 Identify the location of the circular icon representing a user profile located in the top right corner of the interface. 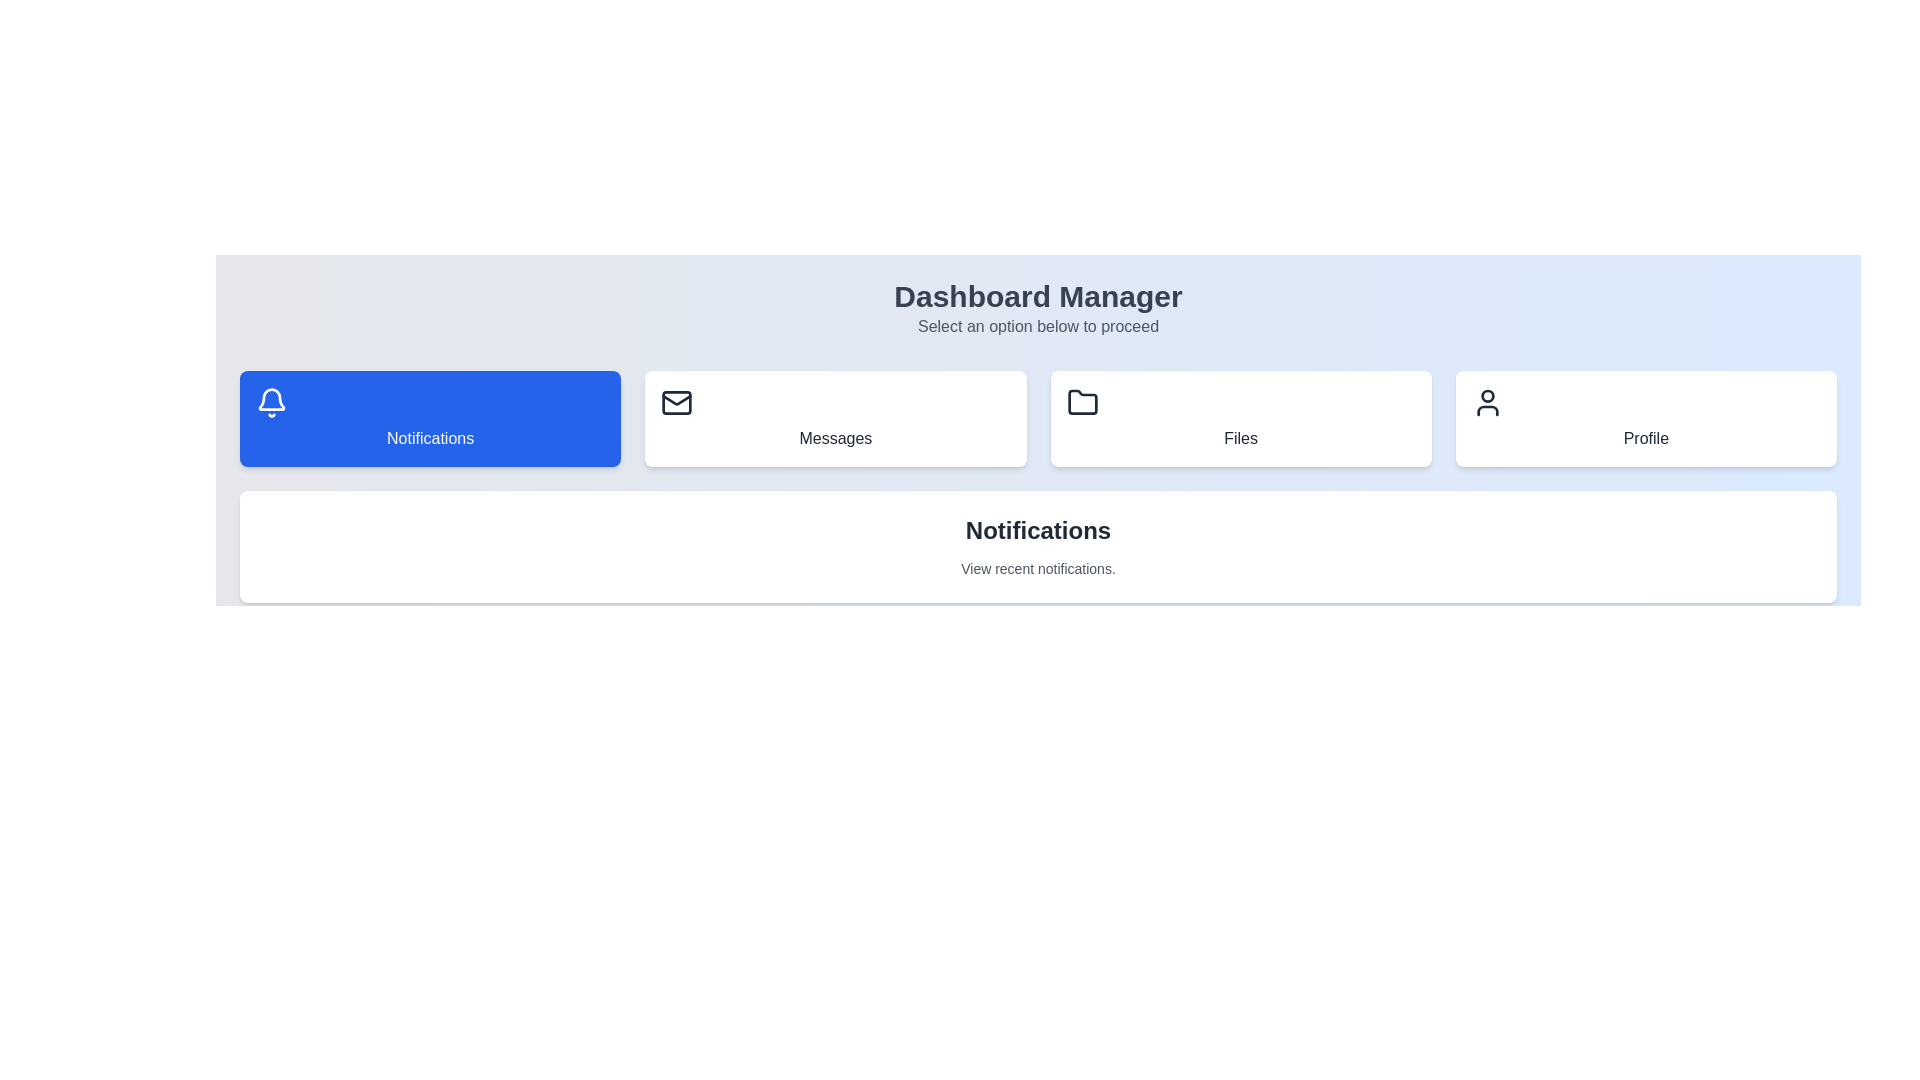
(1487, 396).